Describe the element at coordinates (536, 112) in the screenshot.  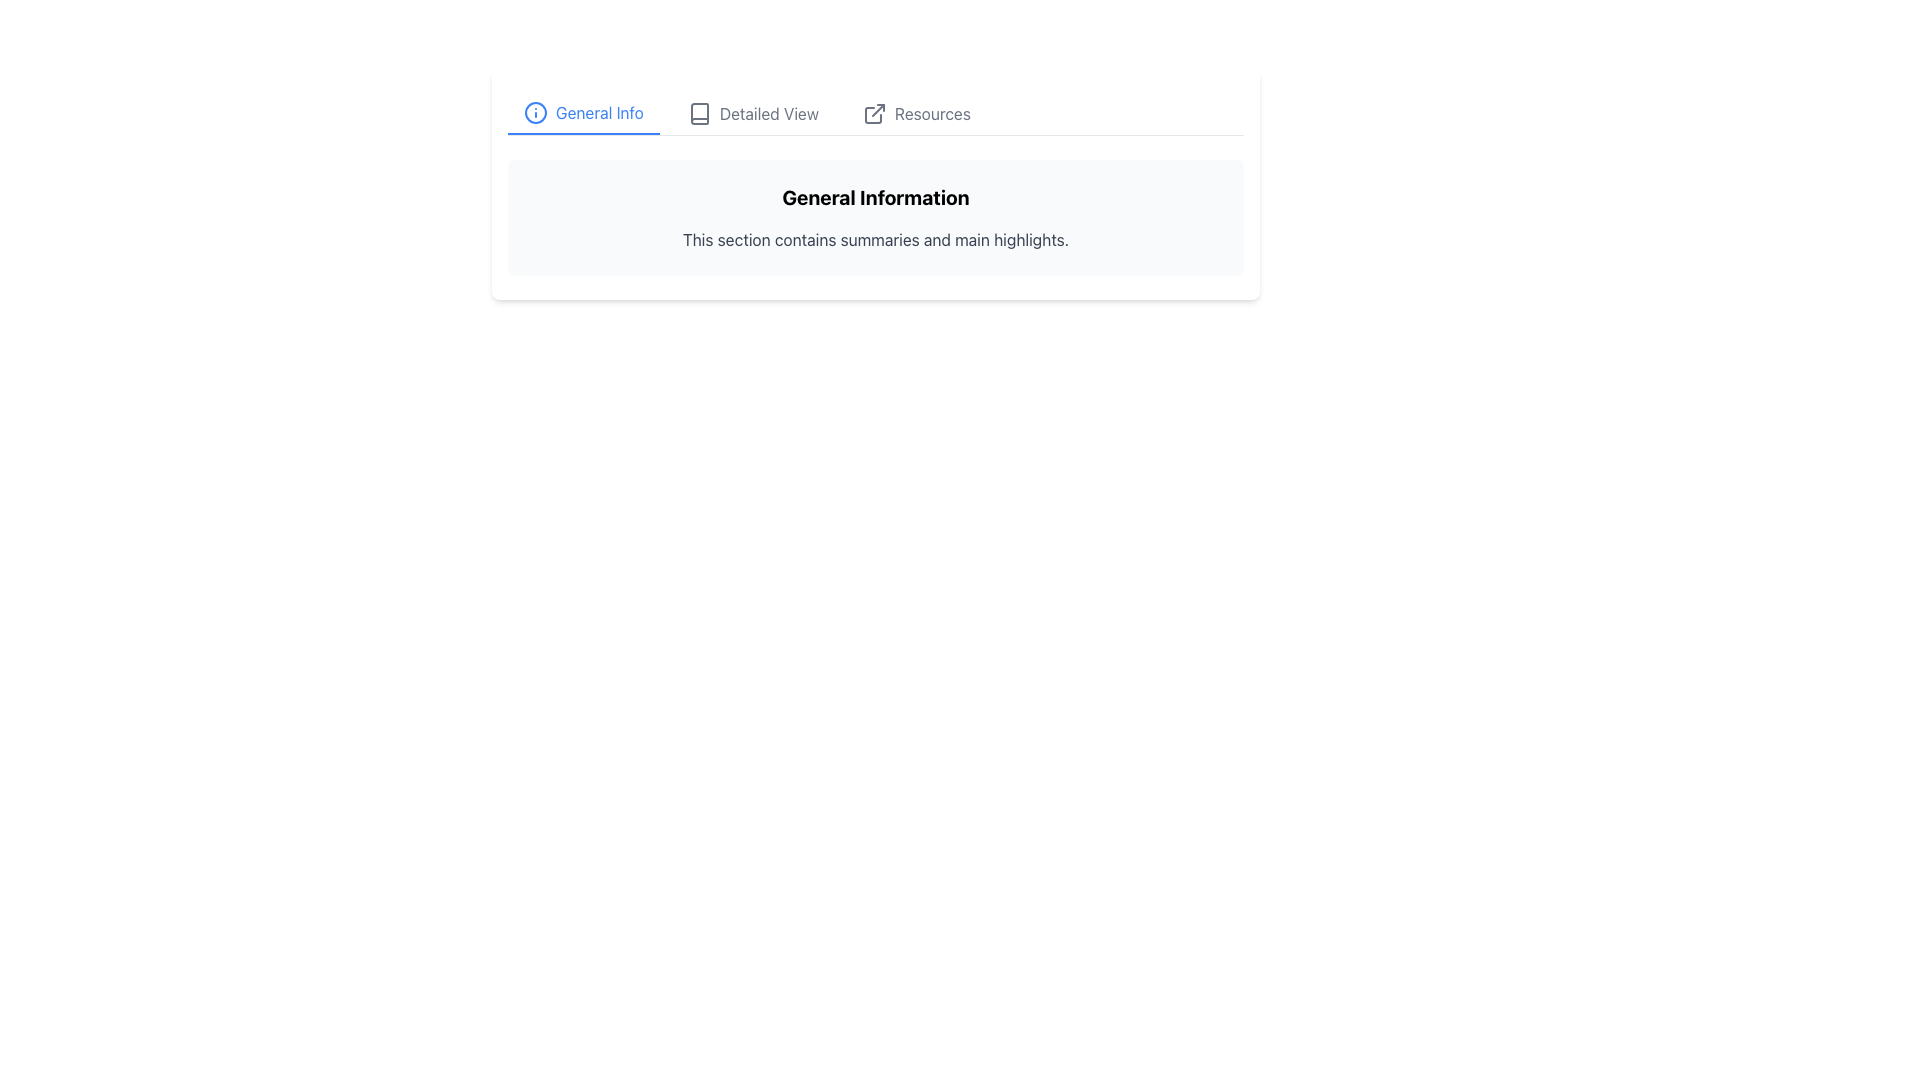
I see `the 'General Info' icon located directly to the left of the text 'General Info'` at that location.